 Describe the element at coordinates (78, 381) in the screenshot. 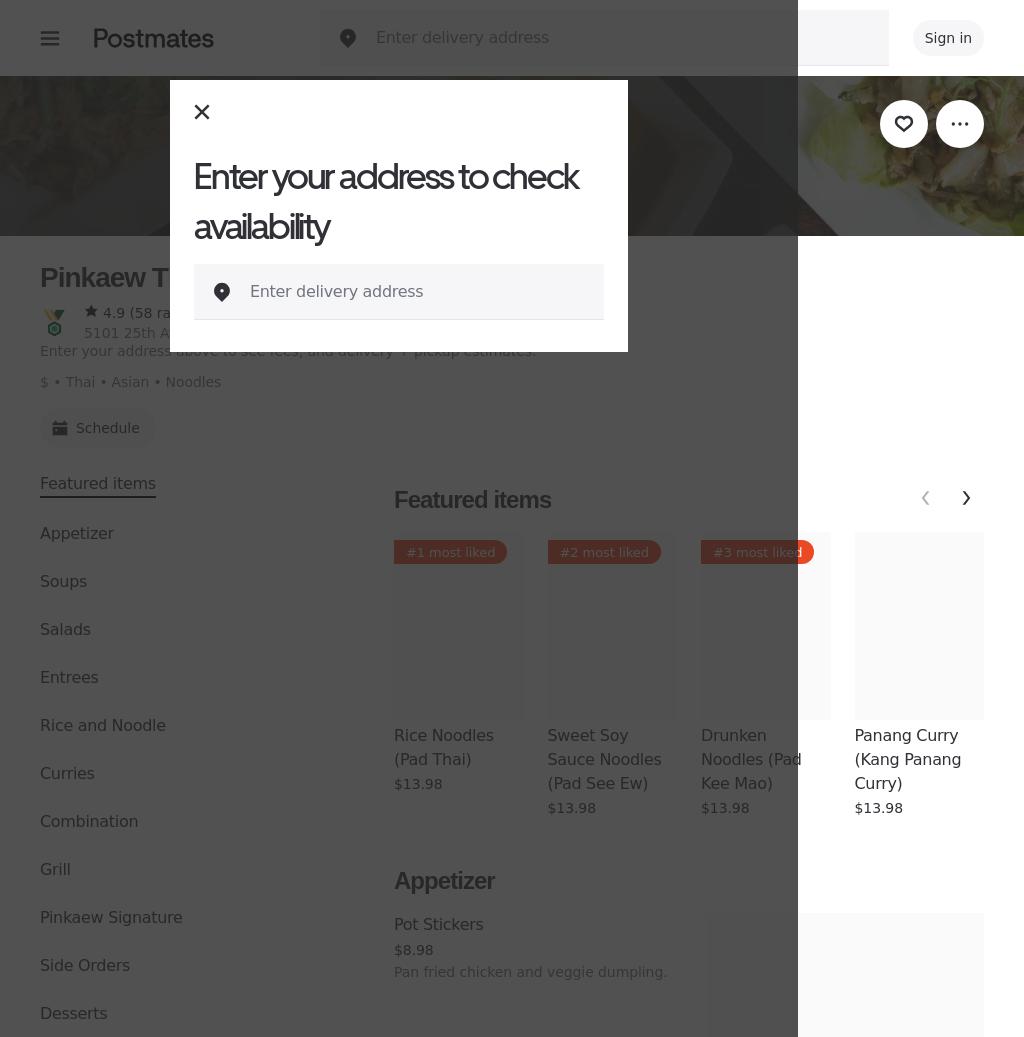

I see `'Thai'` at that location.